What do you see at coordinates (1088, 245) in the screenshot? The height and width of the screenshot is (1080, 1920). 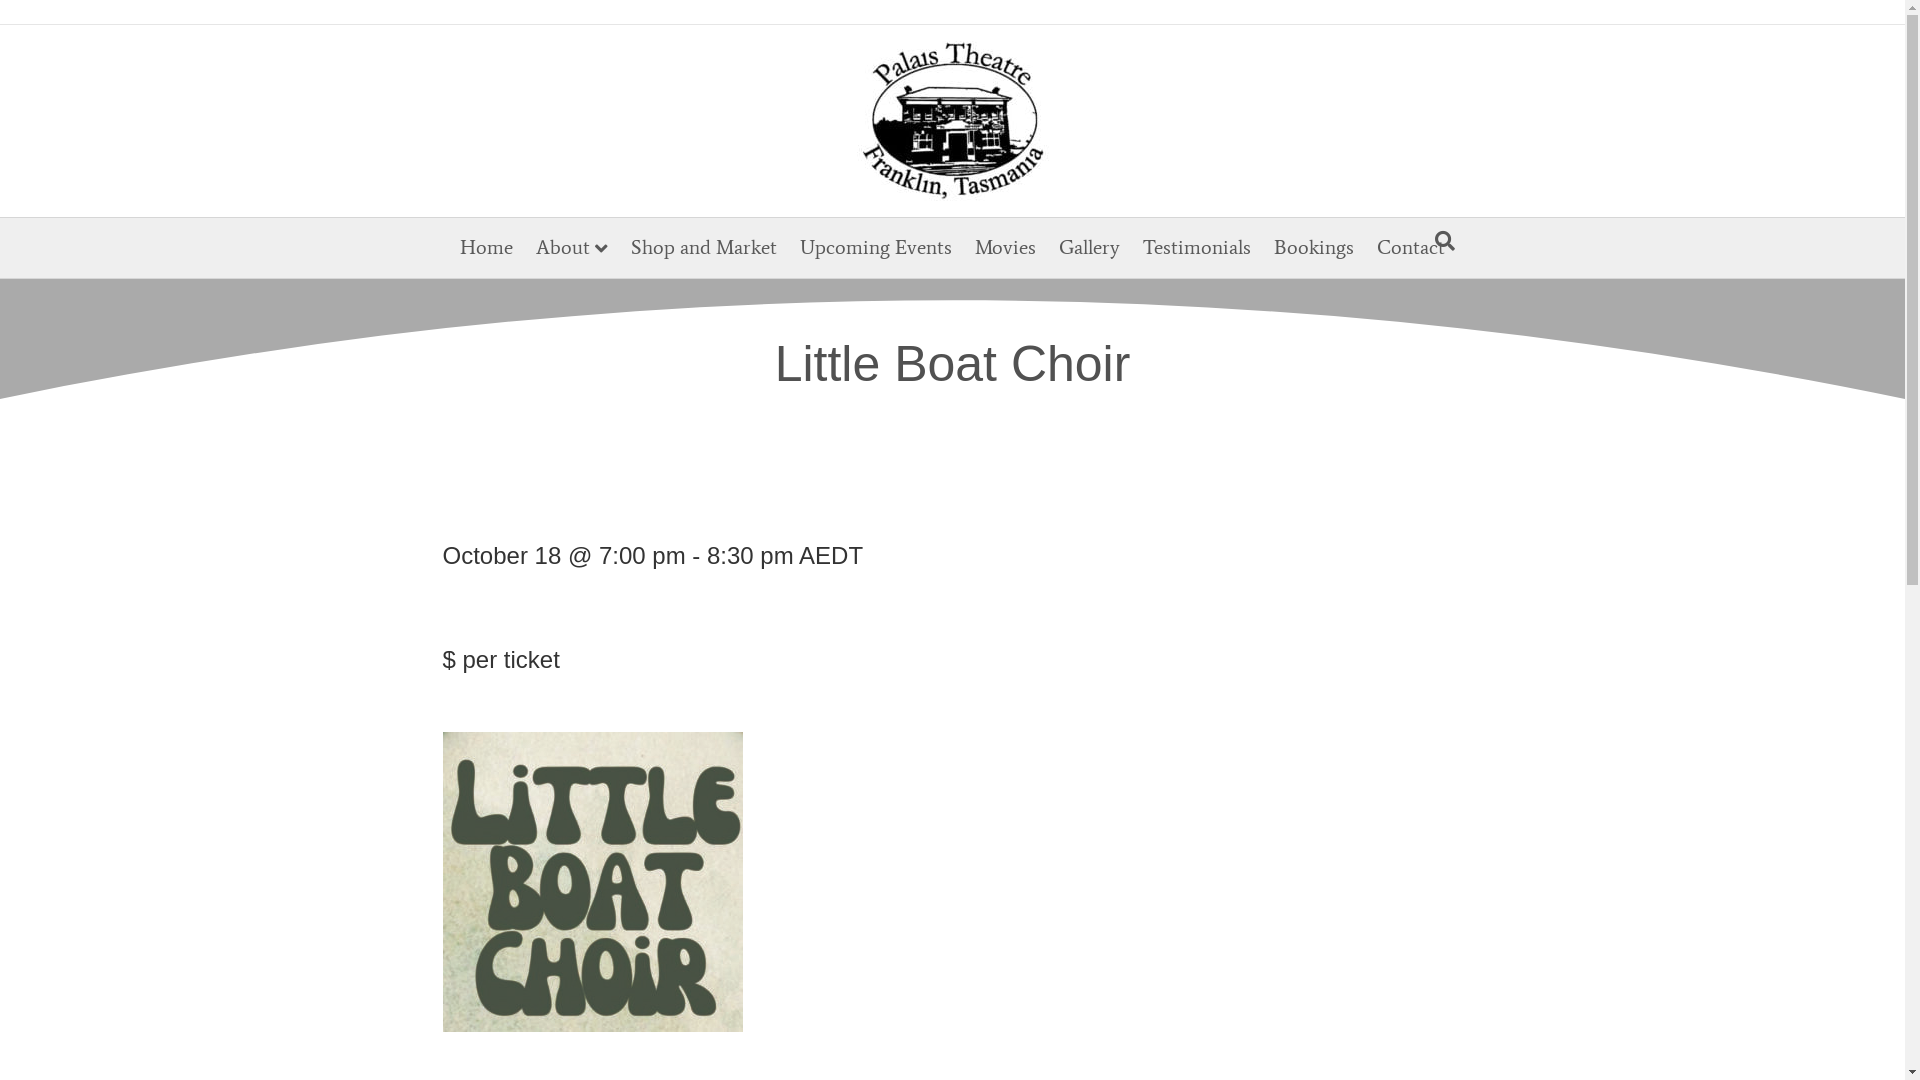 I see `'Gallery'` at bounding box center [1088, 245].